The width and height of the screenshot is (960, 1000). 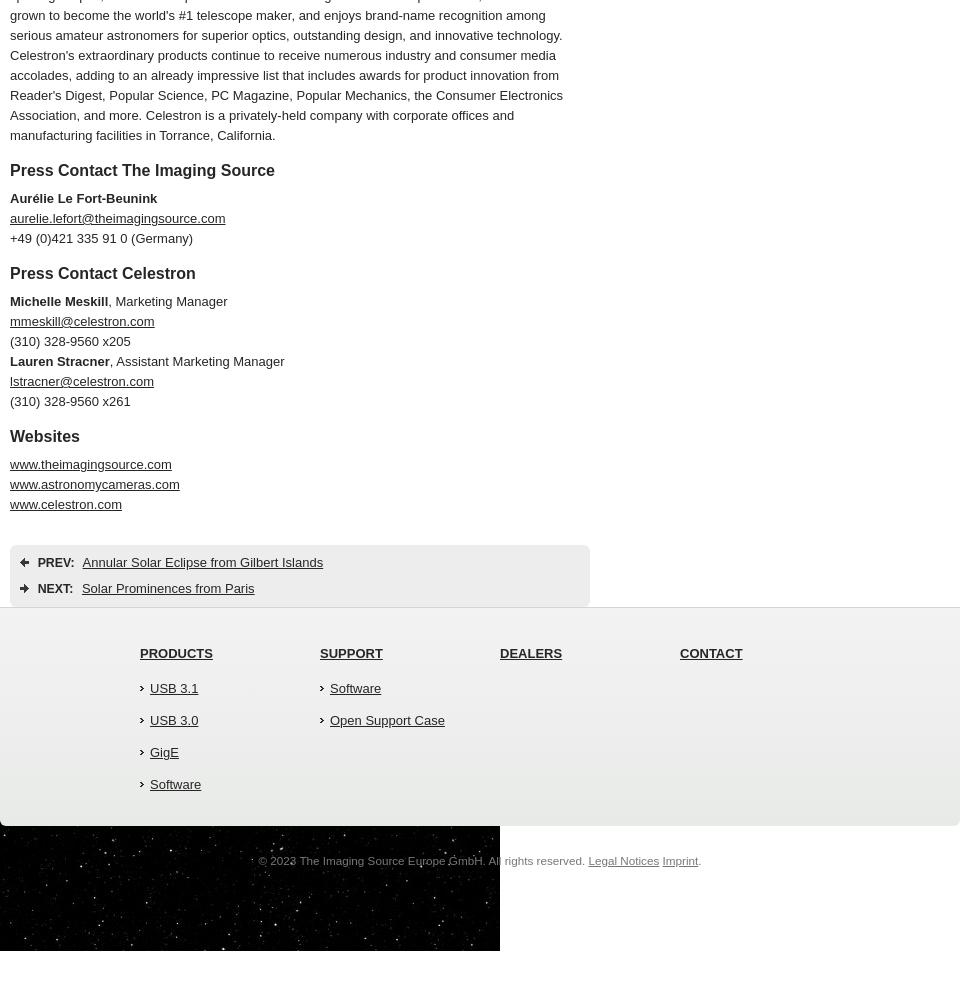 What do you see at coordinates (90, 463) in the screenshot?
I see `'www.theimagingsource.com'` at bounding box center [90, 463].